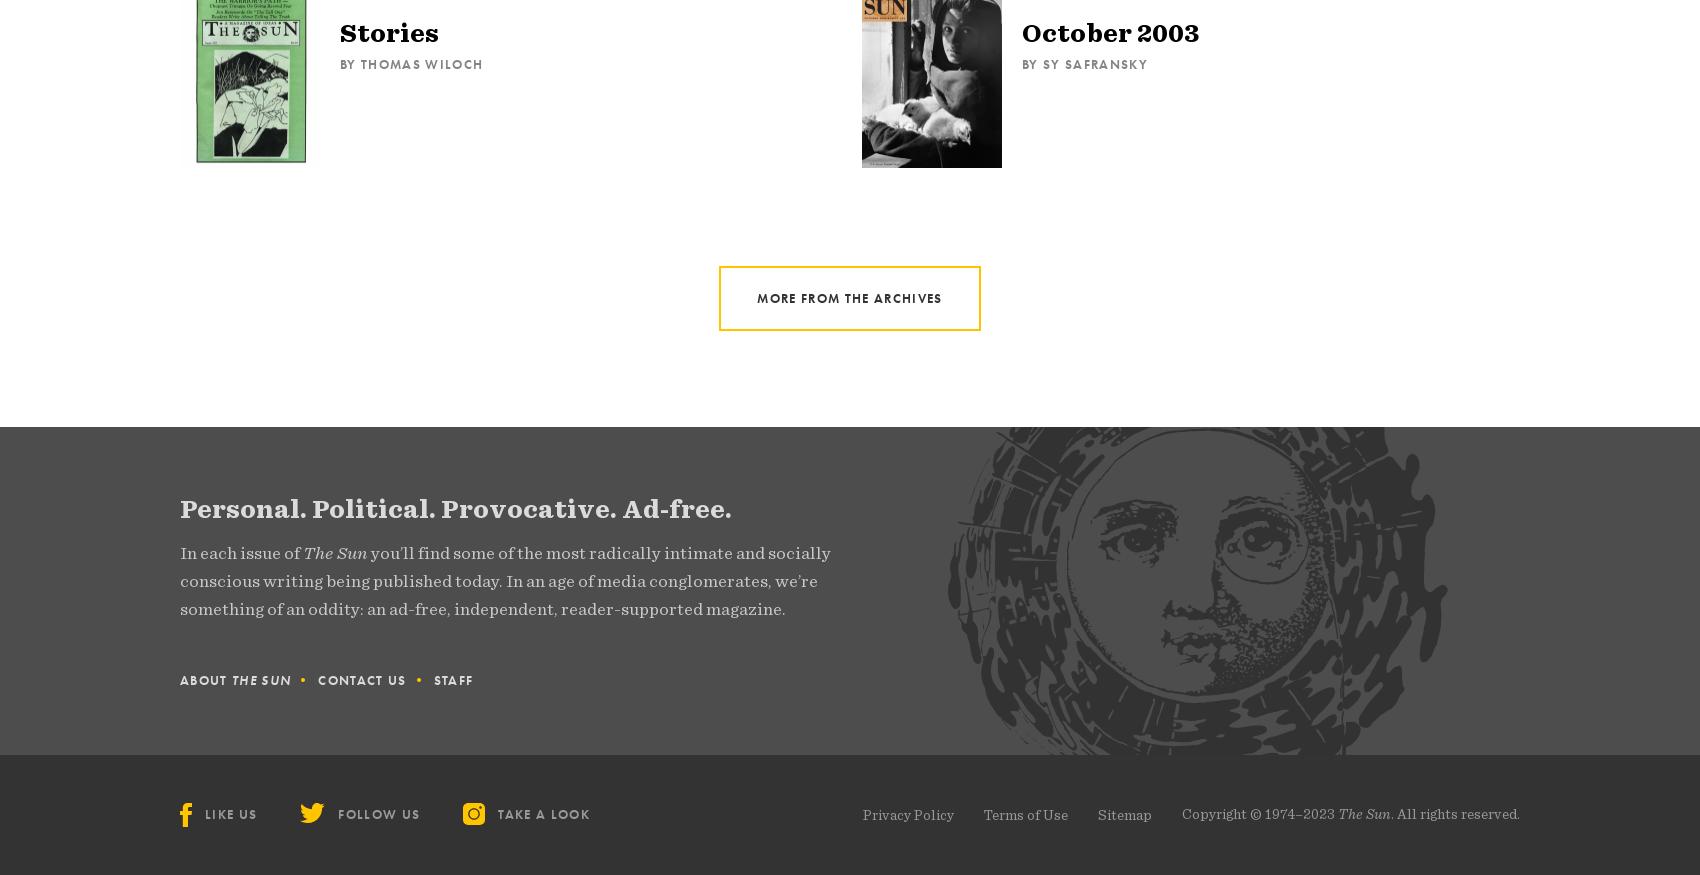  I want to click on 'Contact Us', so click(318, 679).